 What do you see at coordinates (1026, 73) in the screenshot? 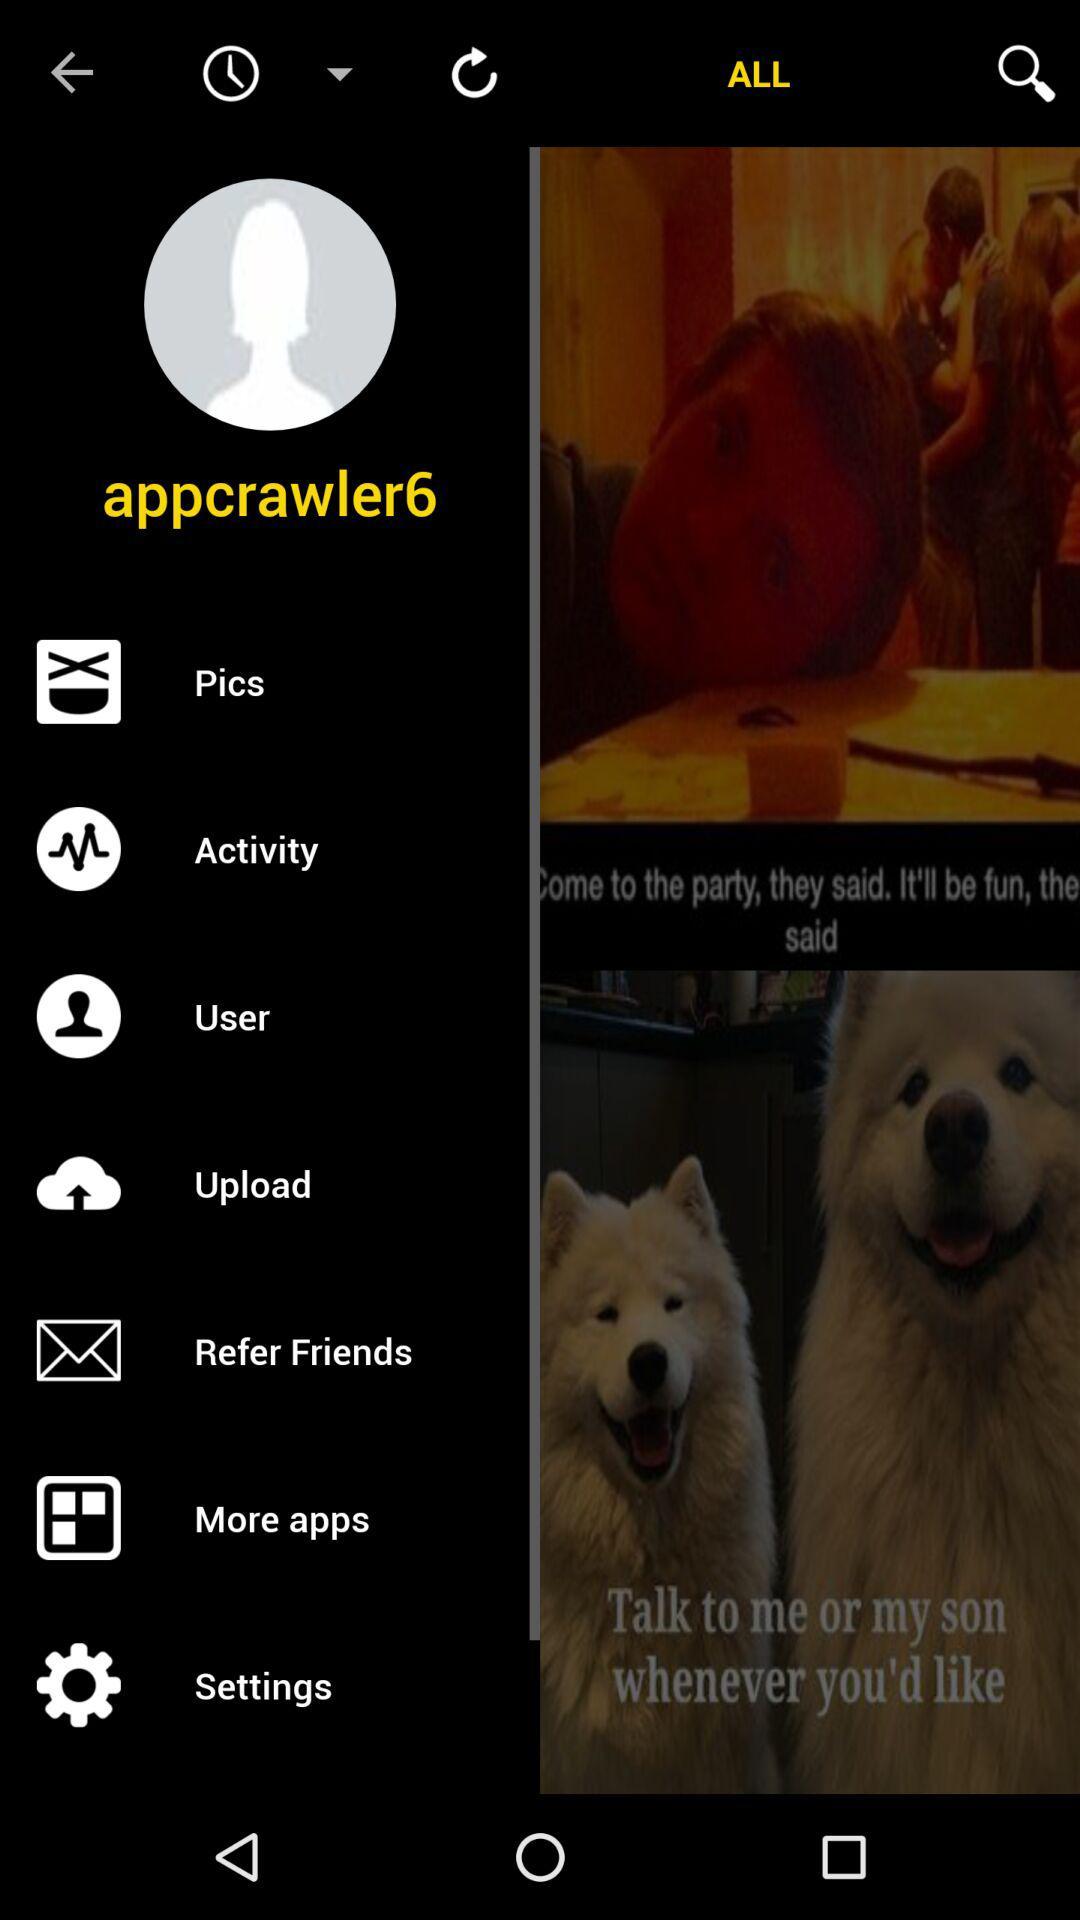
I see `search toggle` at bounding box center [1026, 73].